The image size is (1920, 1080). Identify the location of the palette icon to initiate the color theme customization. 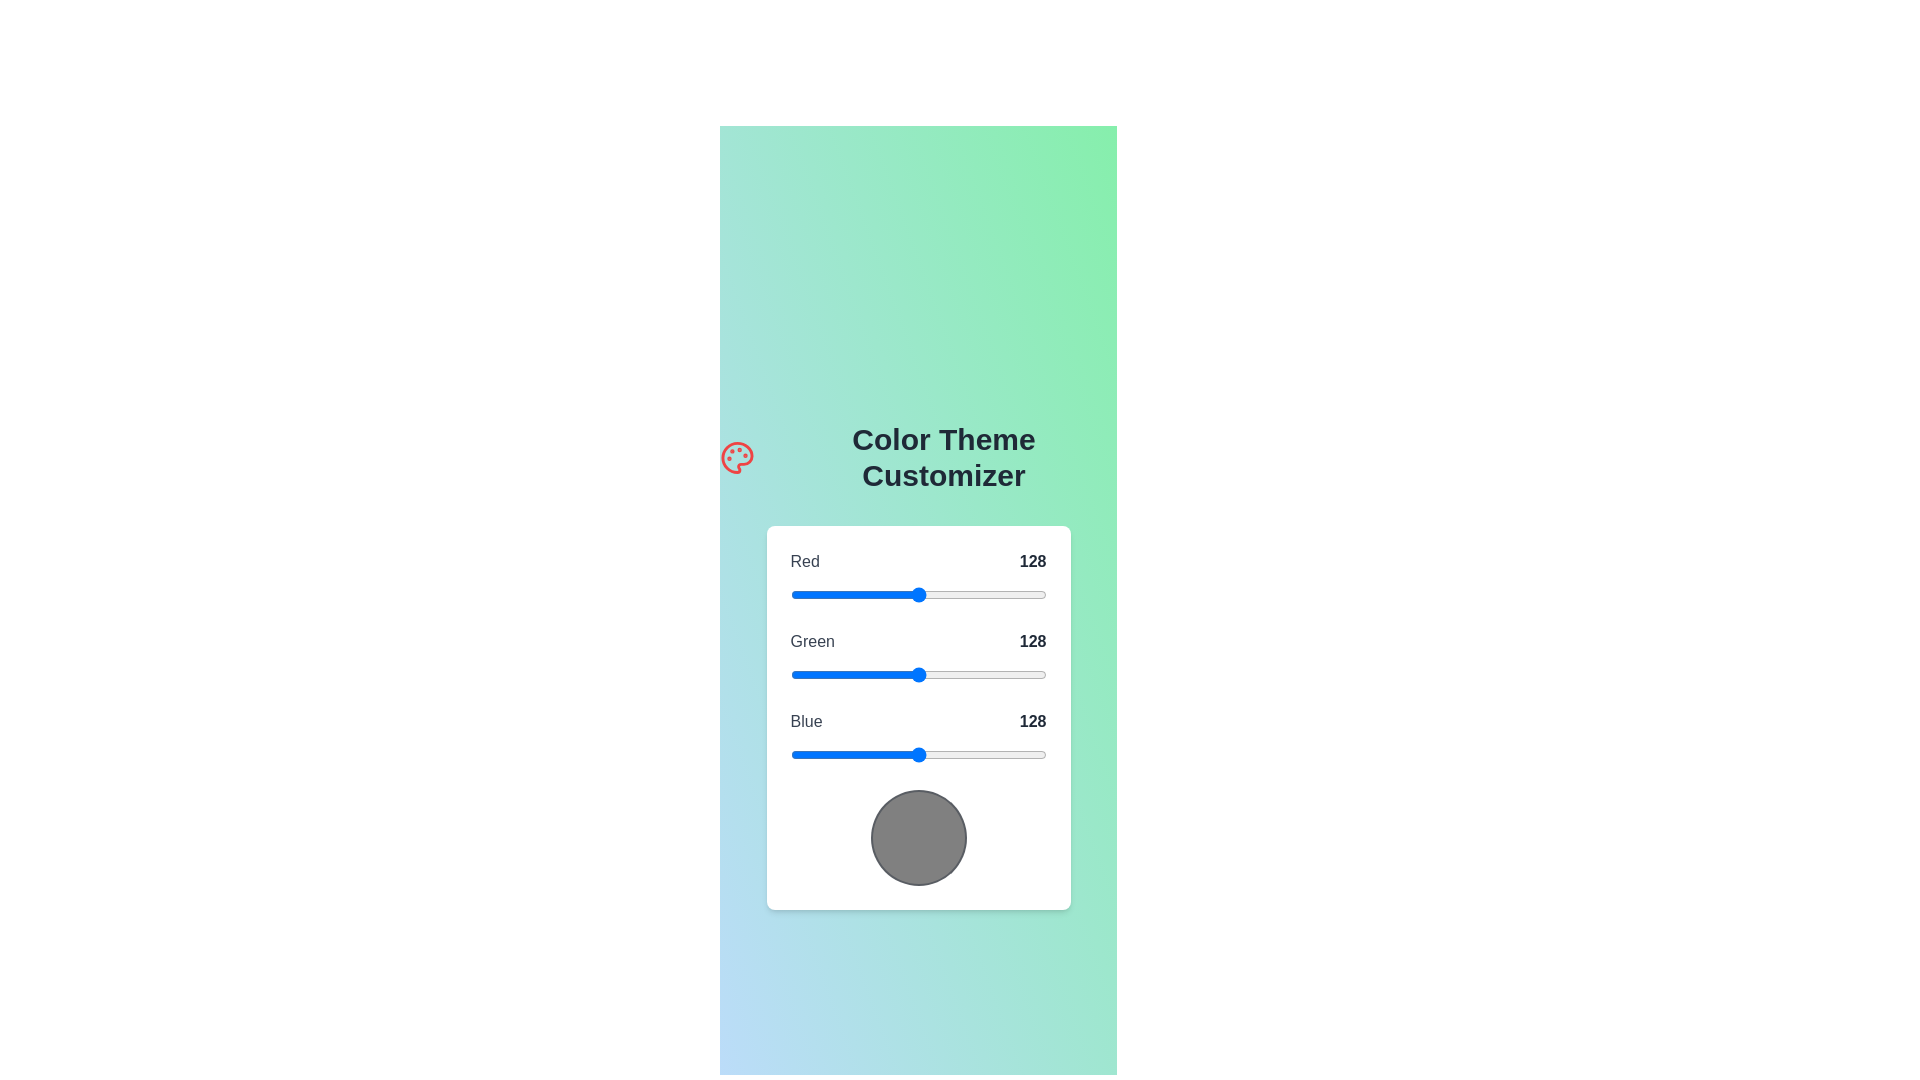
(736, 458).